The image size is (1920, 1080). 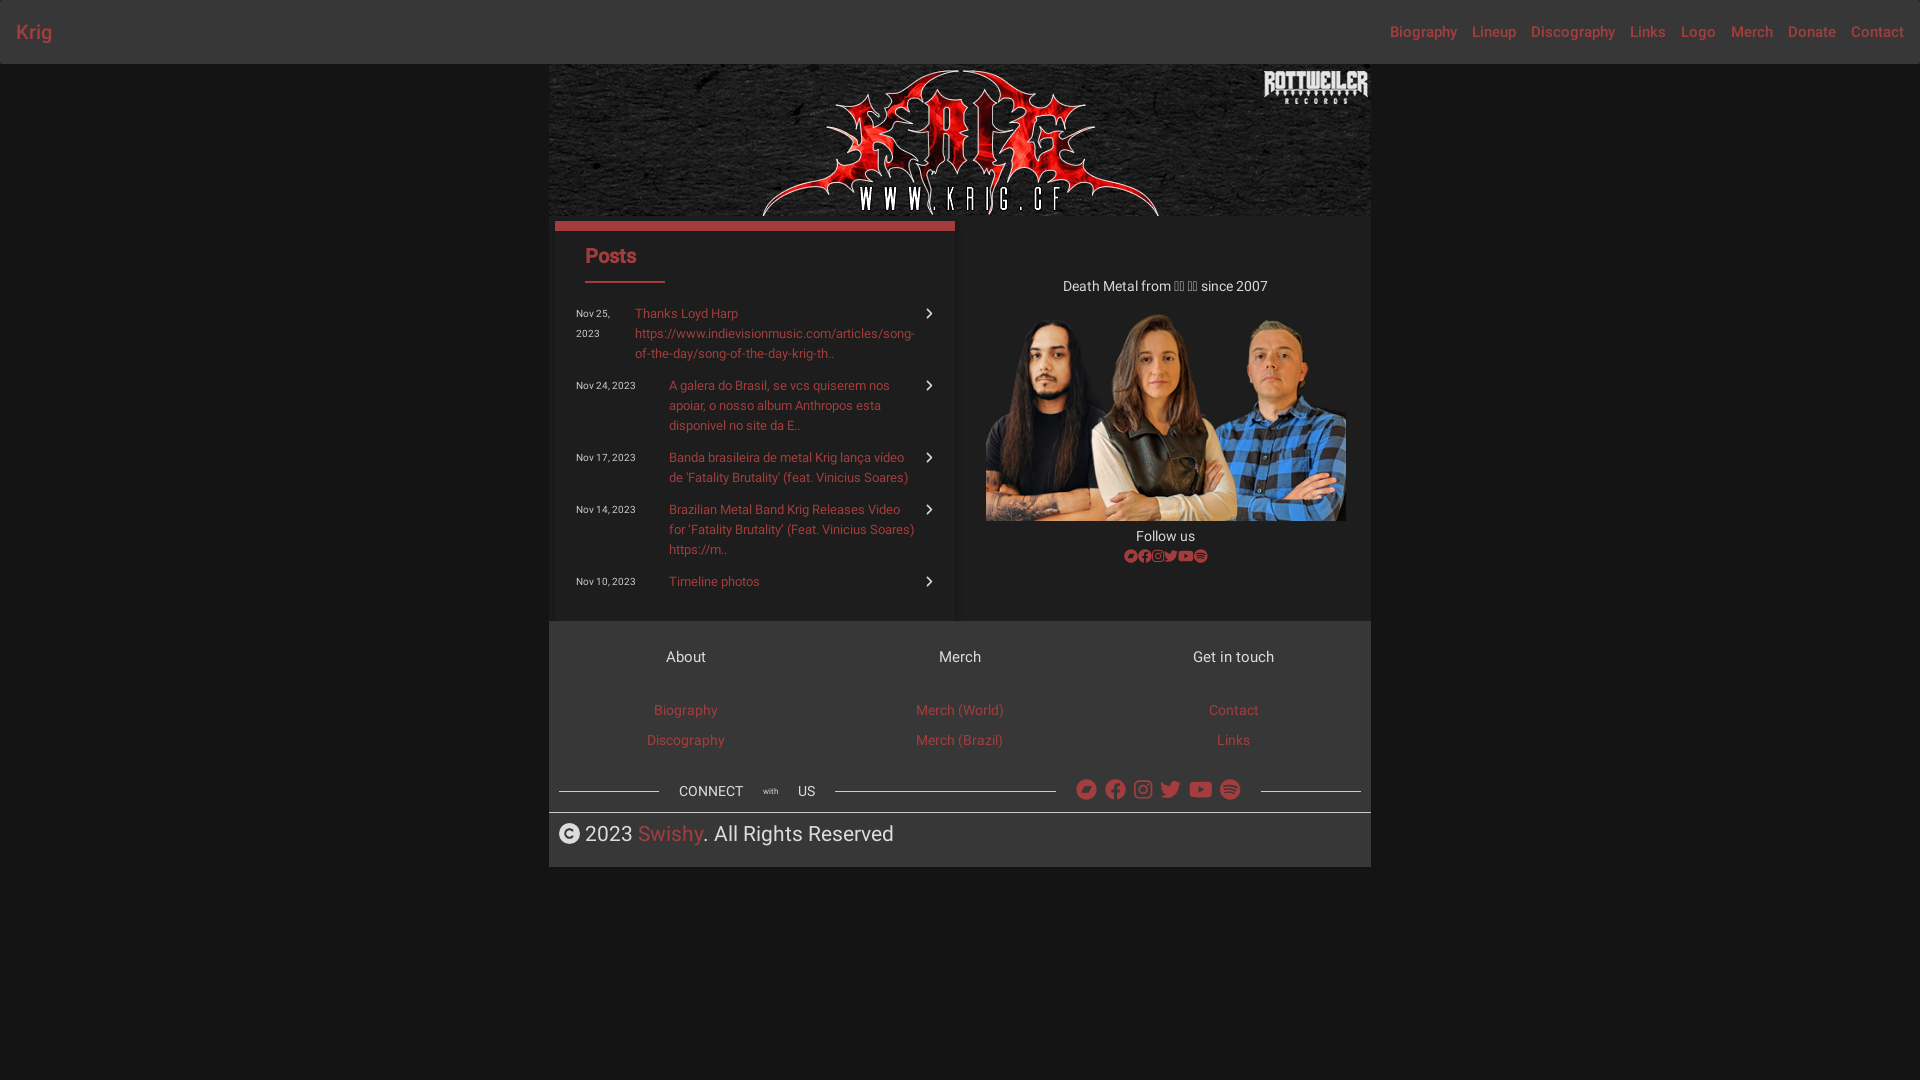 What do you see at coordinates (1751, 31) in the screenshot?
I see `'Merch'` at bounding box center [1751, 31].